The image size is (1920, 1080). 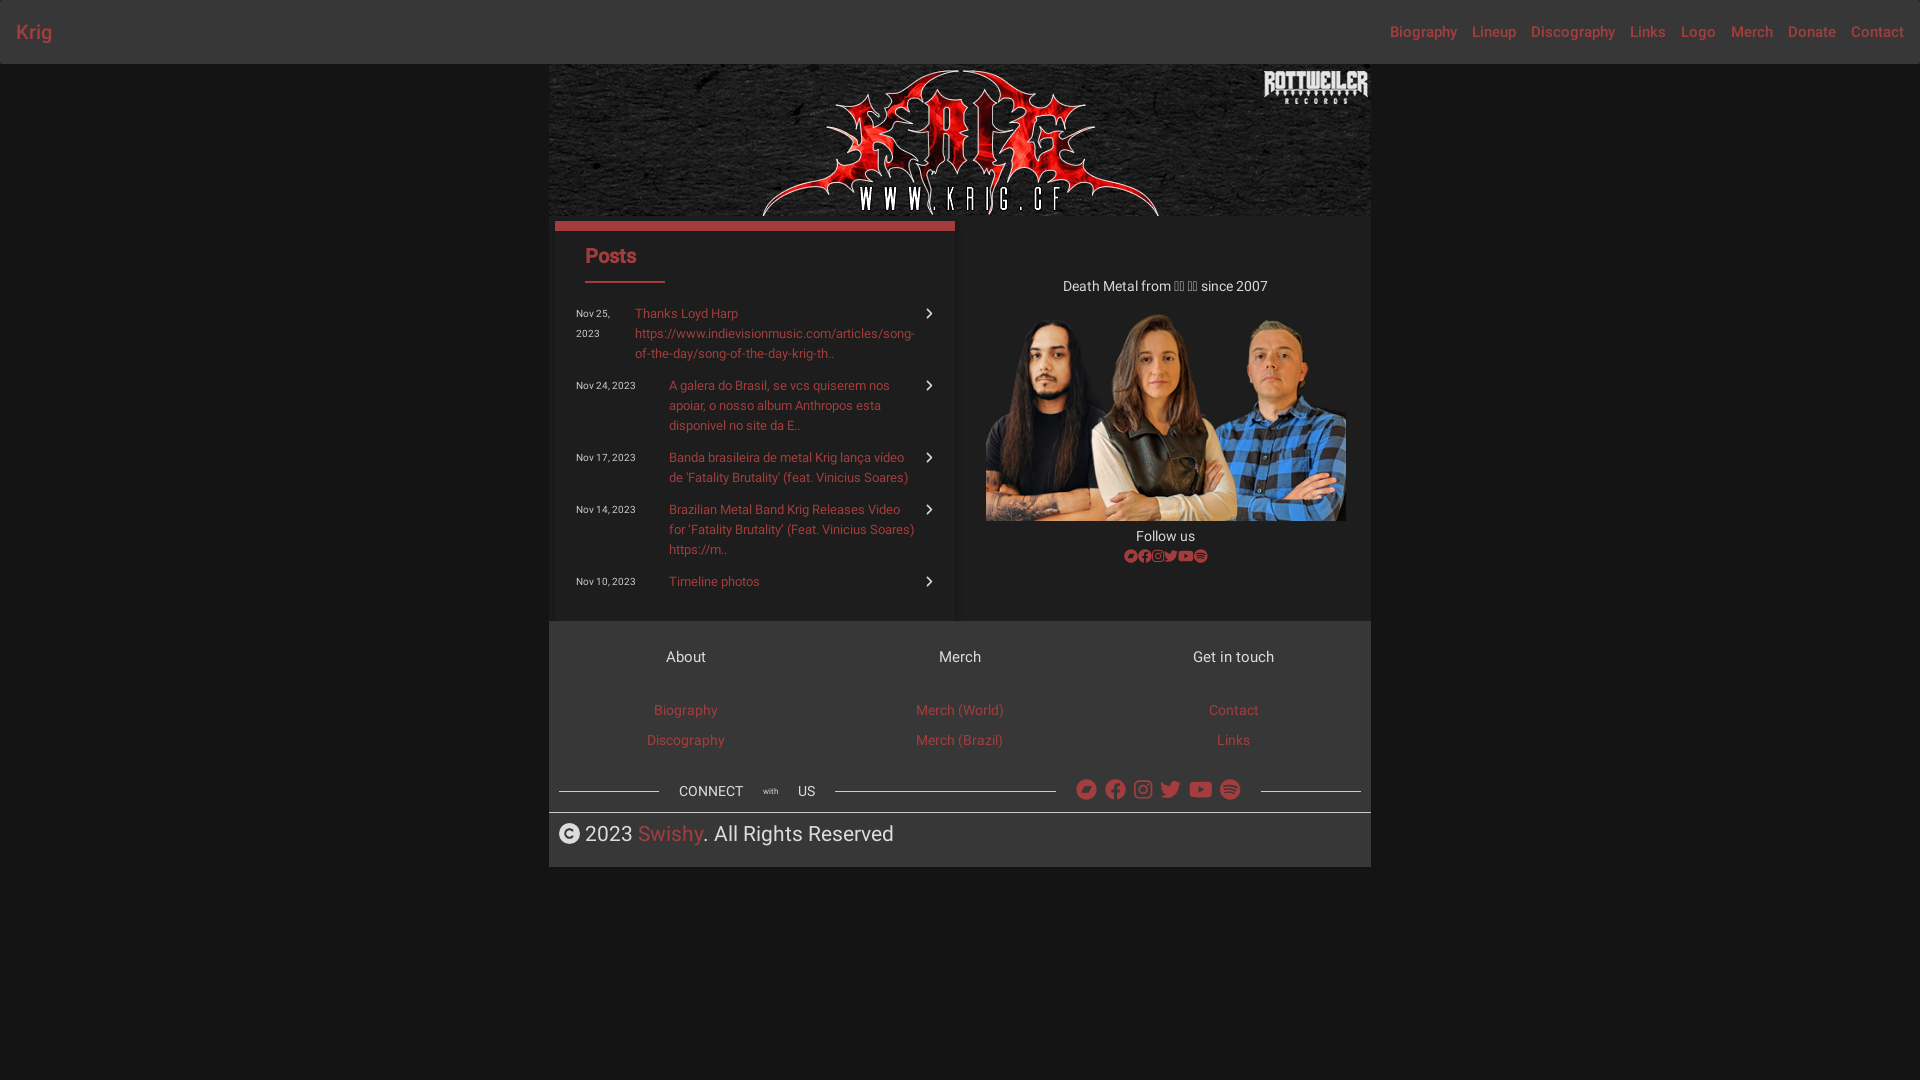 What do you see at coordinates (1751, 31) in the screenshot?
I see `'Merch'` at bounding box center [1751, 31].